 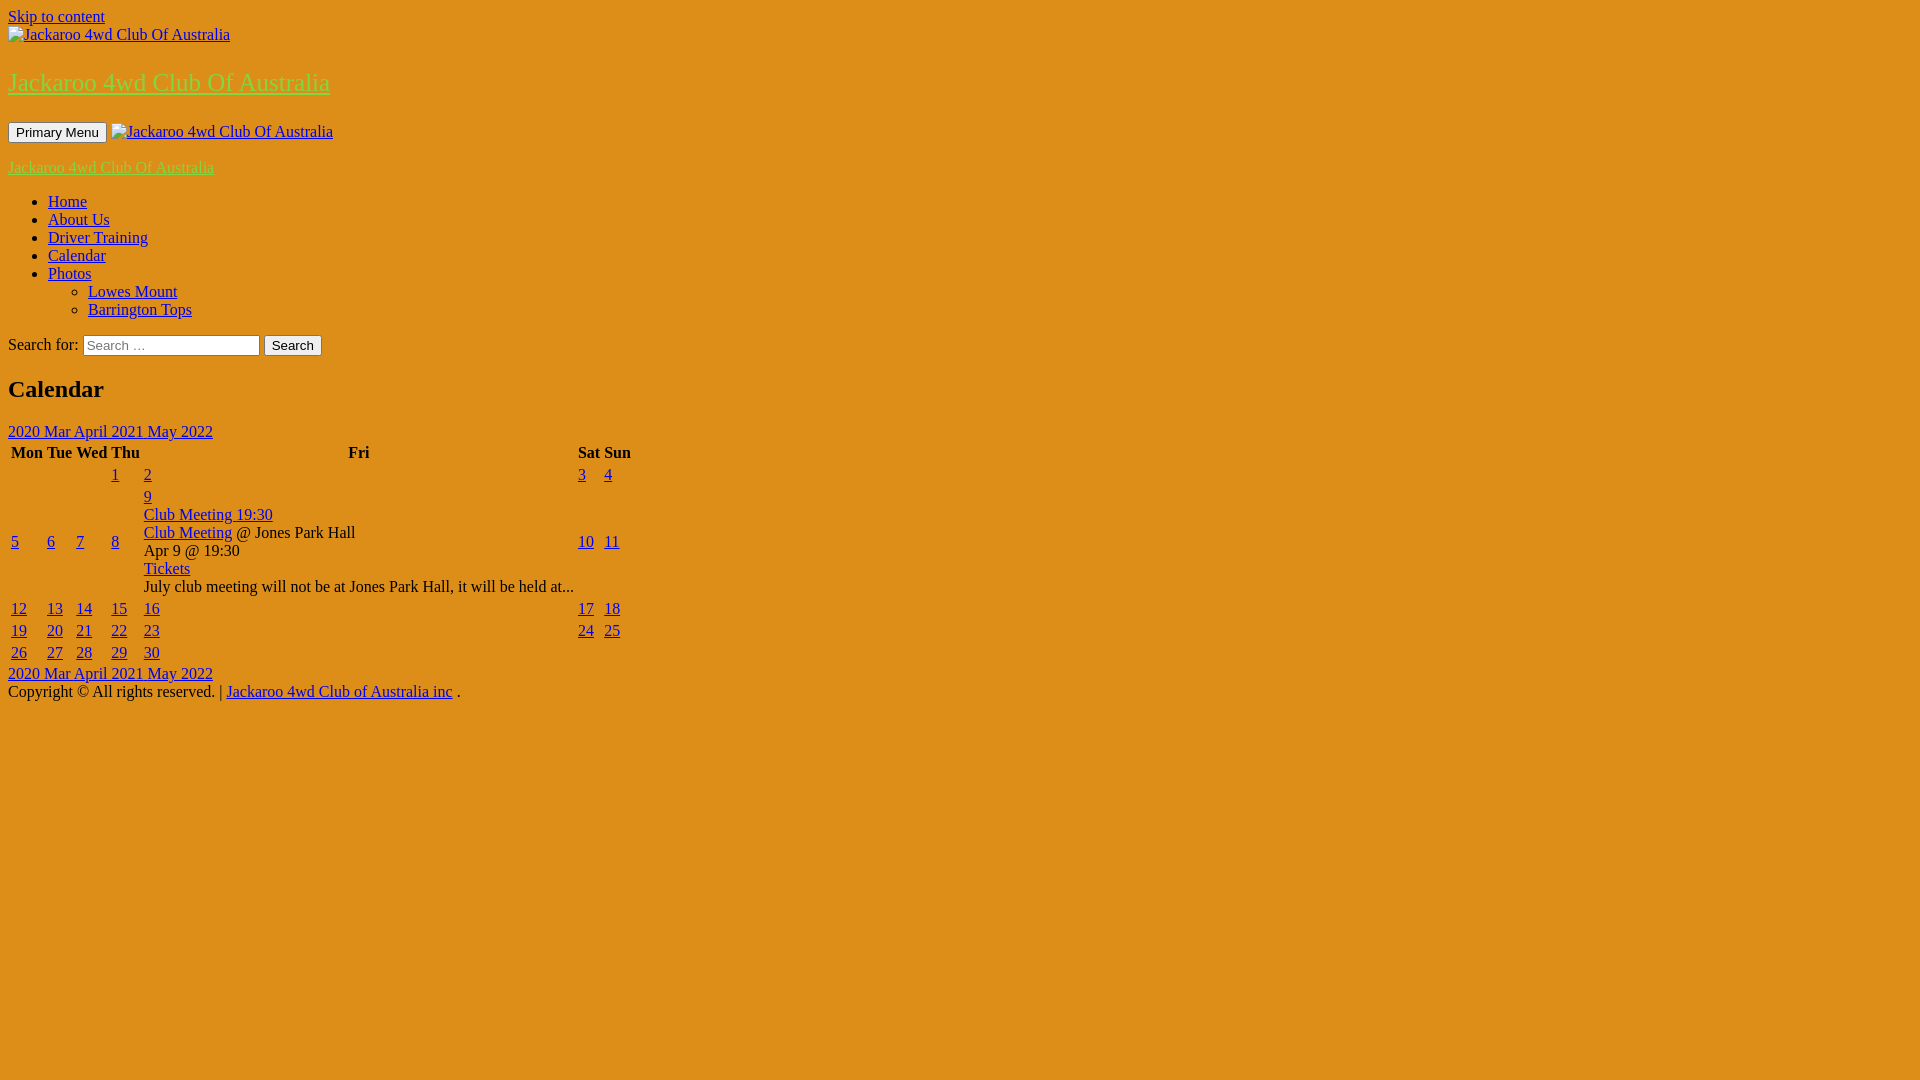 I want to click on 'Jackaroo 4wd Club Of Australia', so click(x=168, y=81).